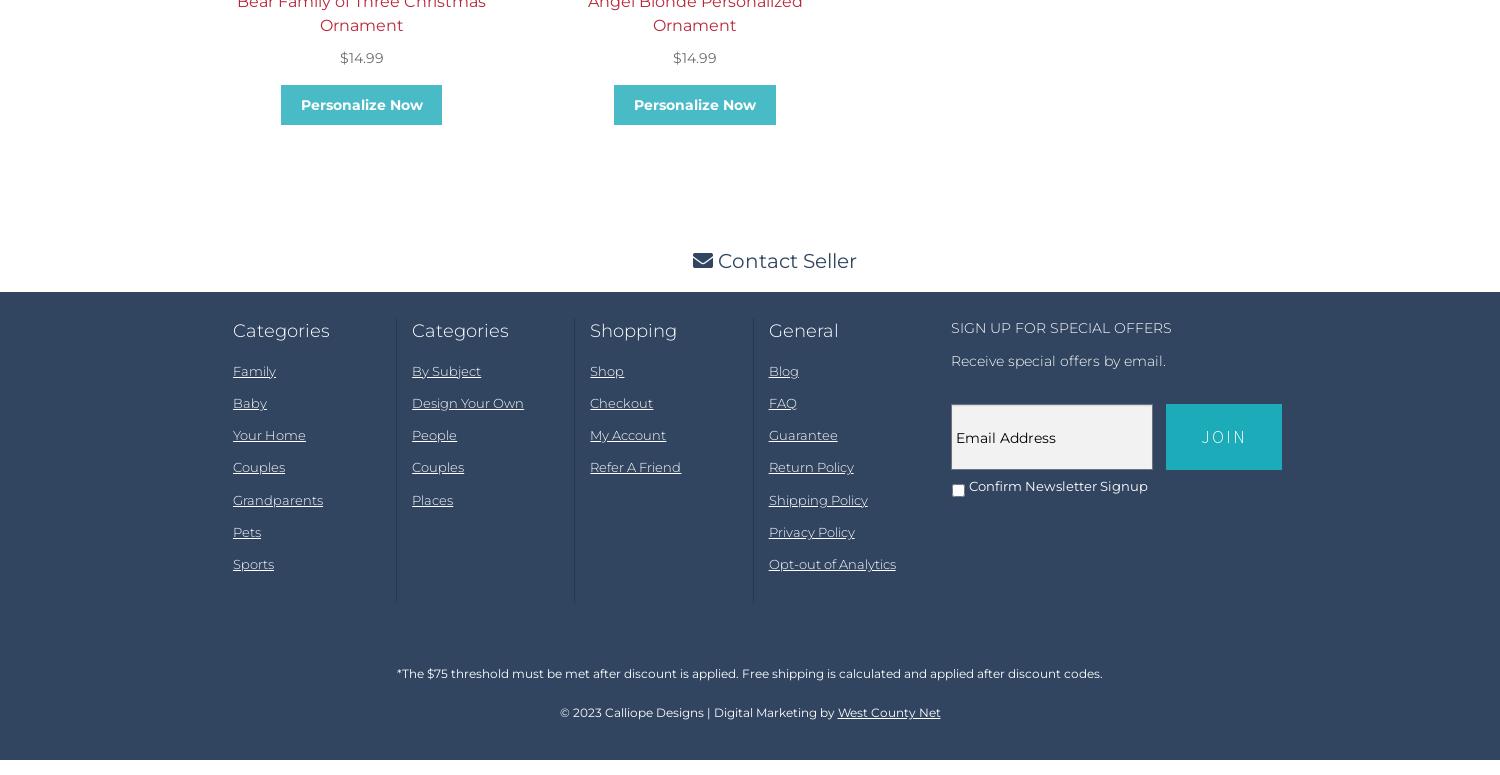  What do you see at coordinates (360, 29) in the screenshot?
I see `'Bear Family of Three Christmas Ornament'` at bounding box center [360, 29].